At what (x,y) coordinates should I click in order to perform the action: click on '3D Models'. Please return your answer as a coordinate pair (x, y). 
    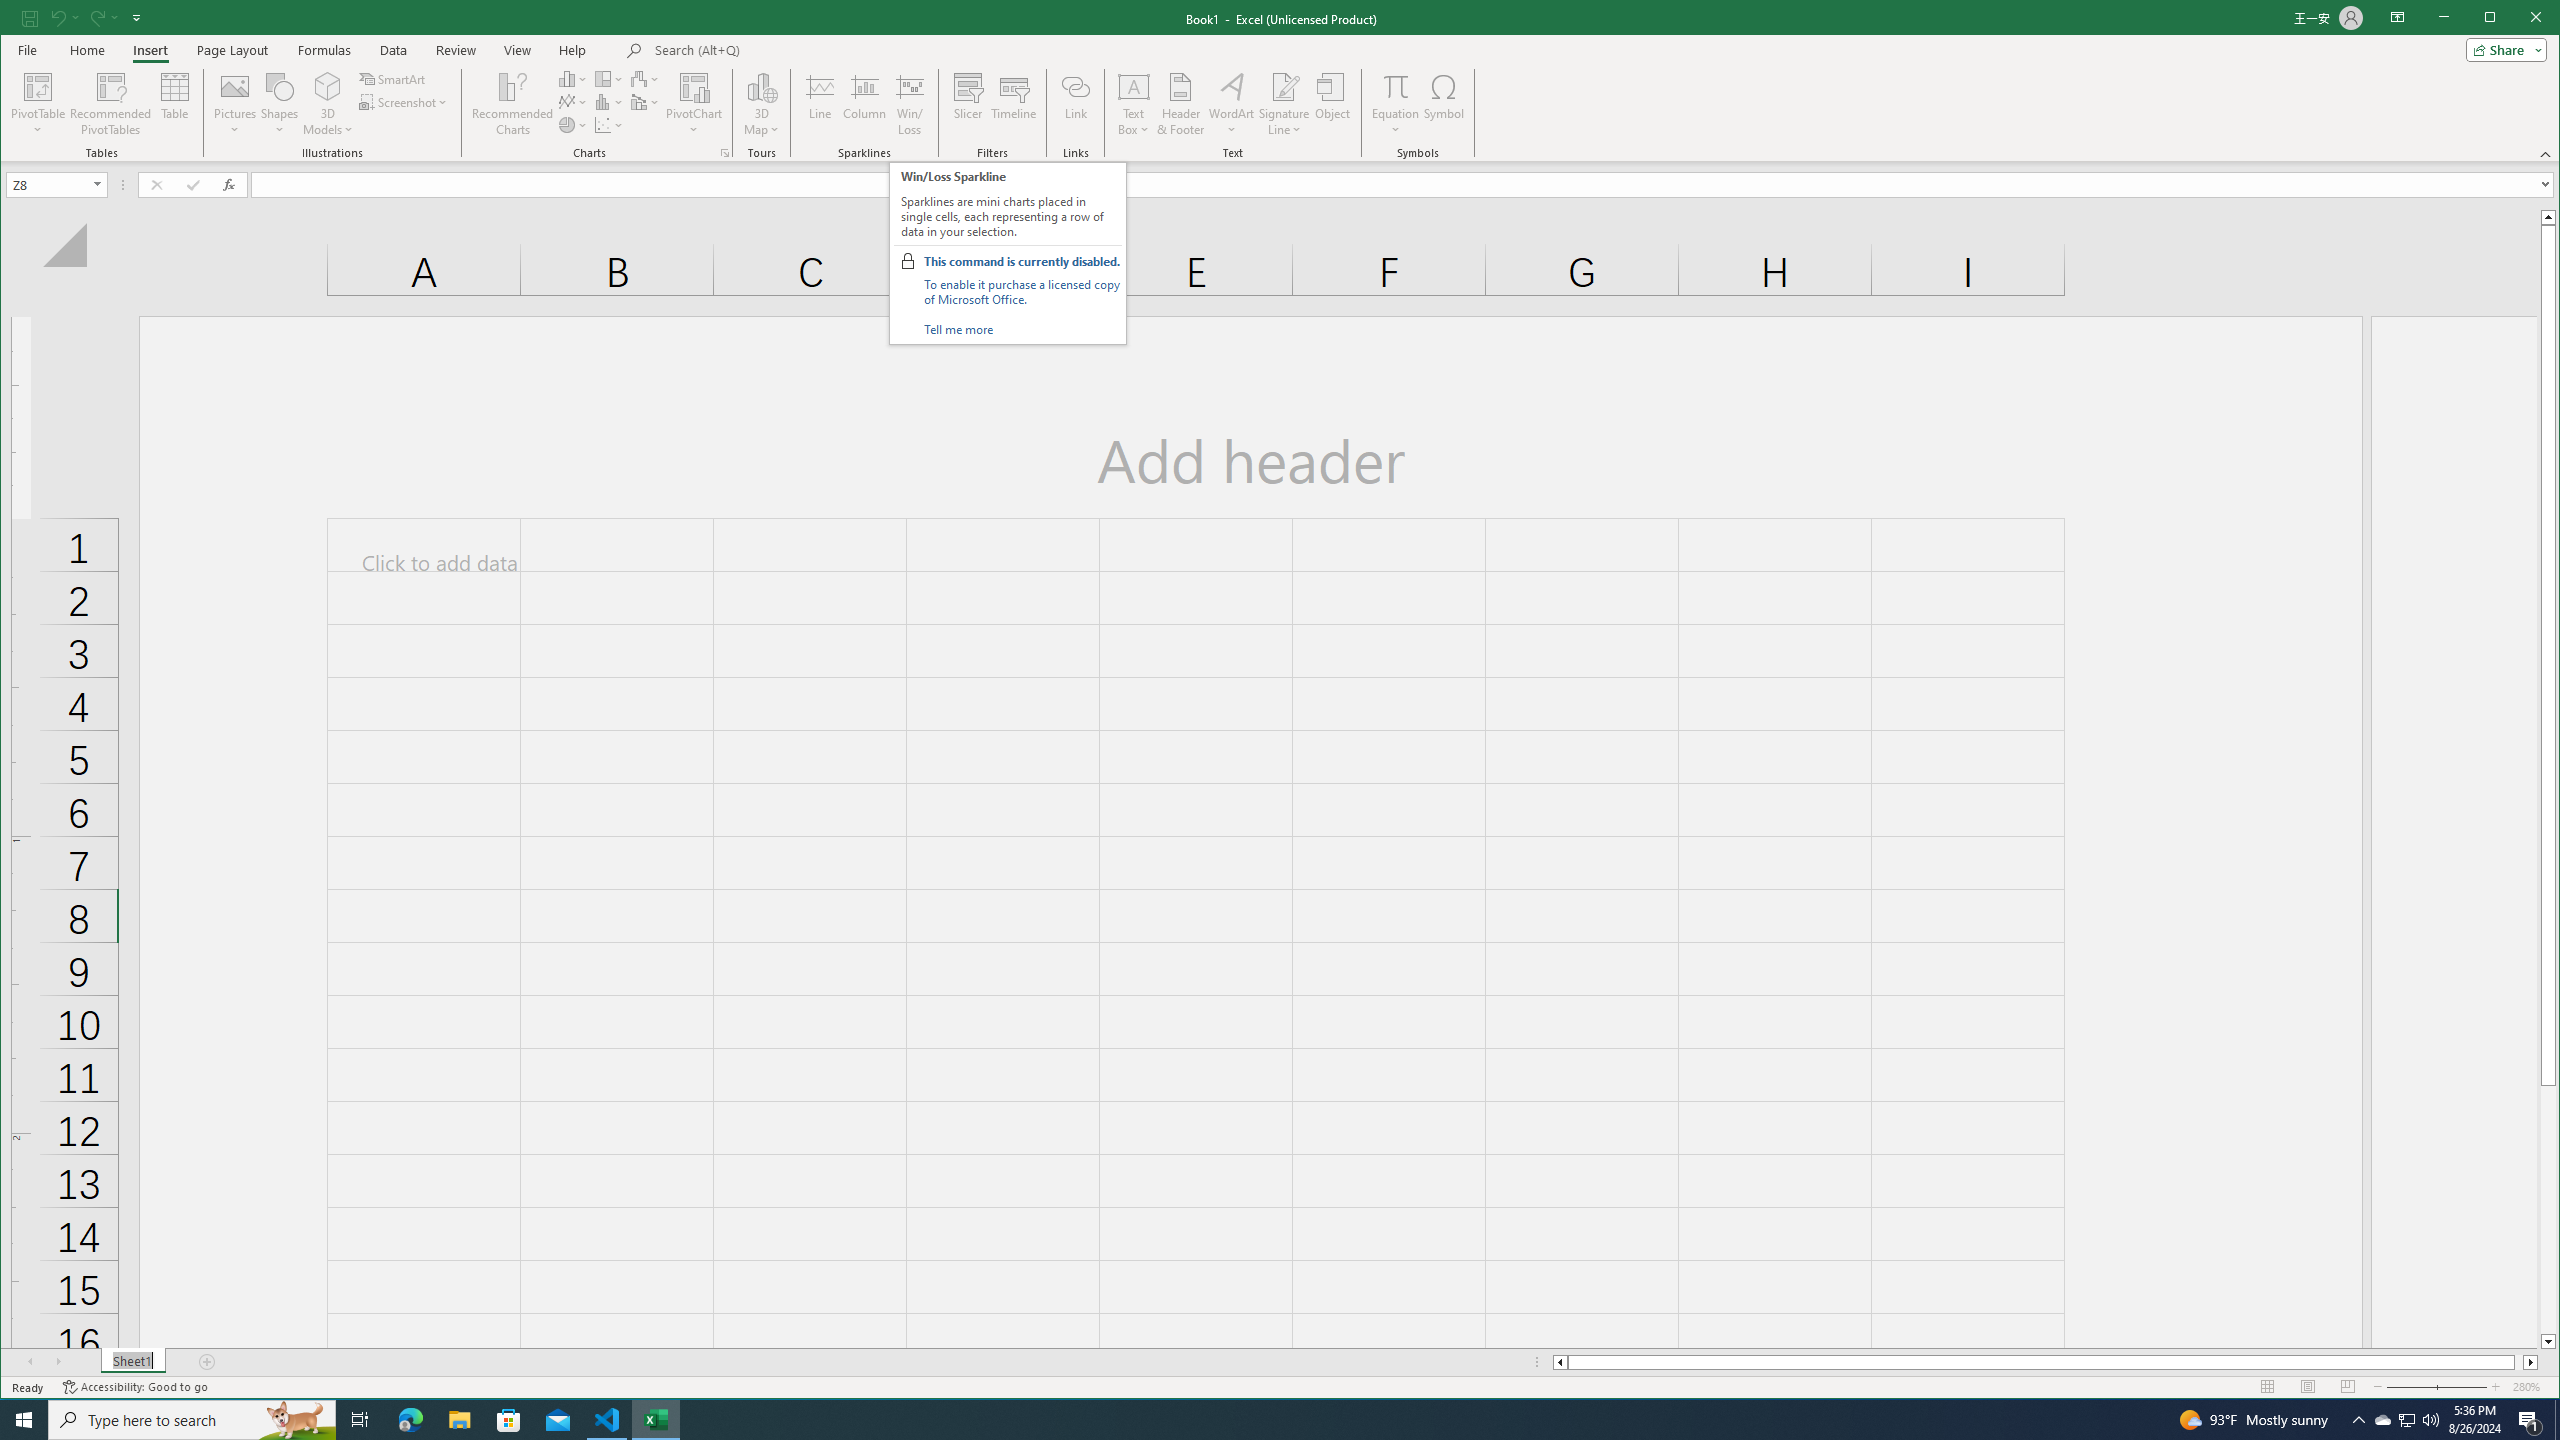
    Looking at the image, I should click on (327, 103).